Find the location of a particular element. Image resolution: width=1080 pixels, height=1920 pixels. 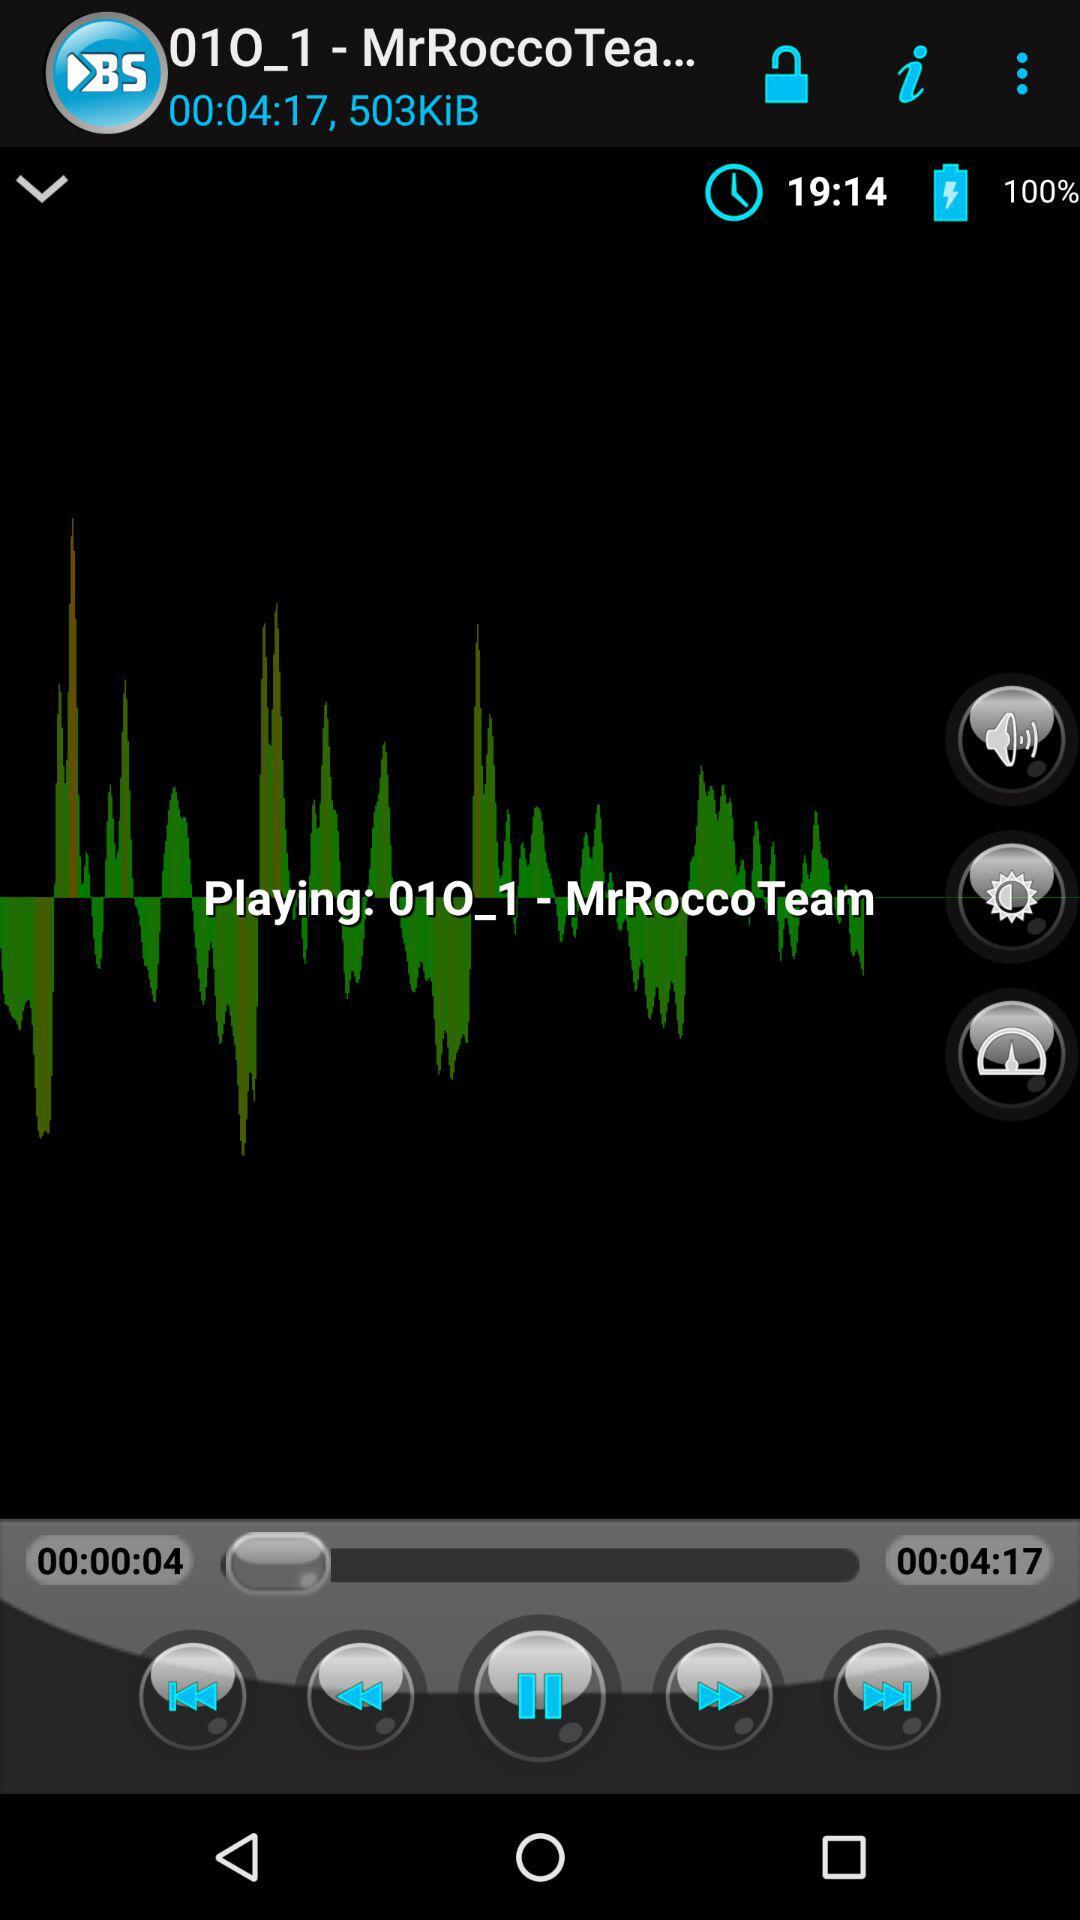

the expand_more icon is located at coordinates (42, 188).